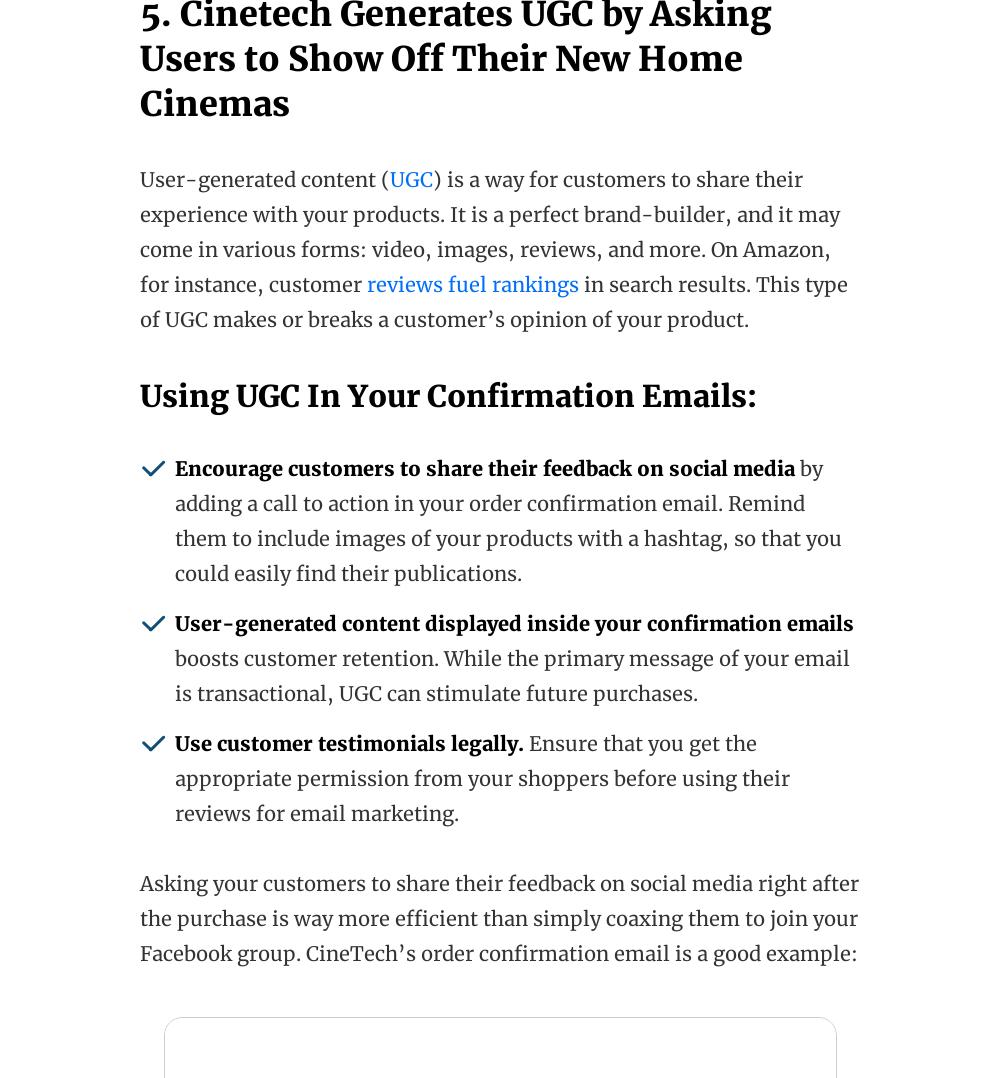 The width and height of the screenshot is (1000, 1078). What do you see at coordinates (175, 777) in the screenshot?
I see `'Ensure that you get the appropriate permission from your shoppers before using their reviews for email marketing.'` at bounding box center [175, 777].